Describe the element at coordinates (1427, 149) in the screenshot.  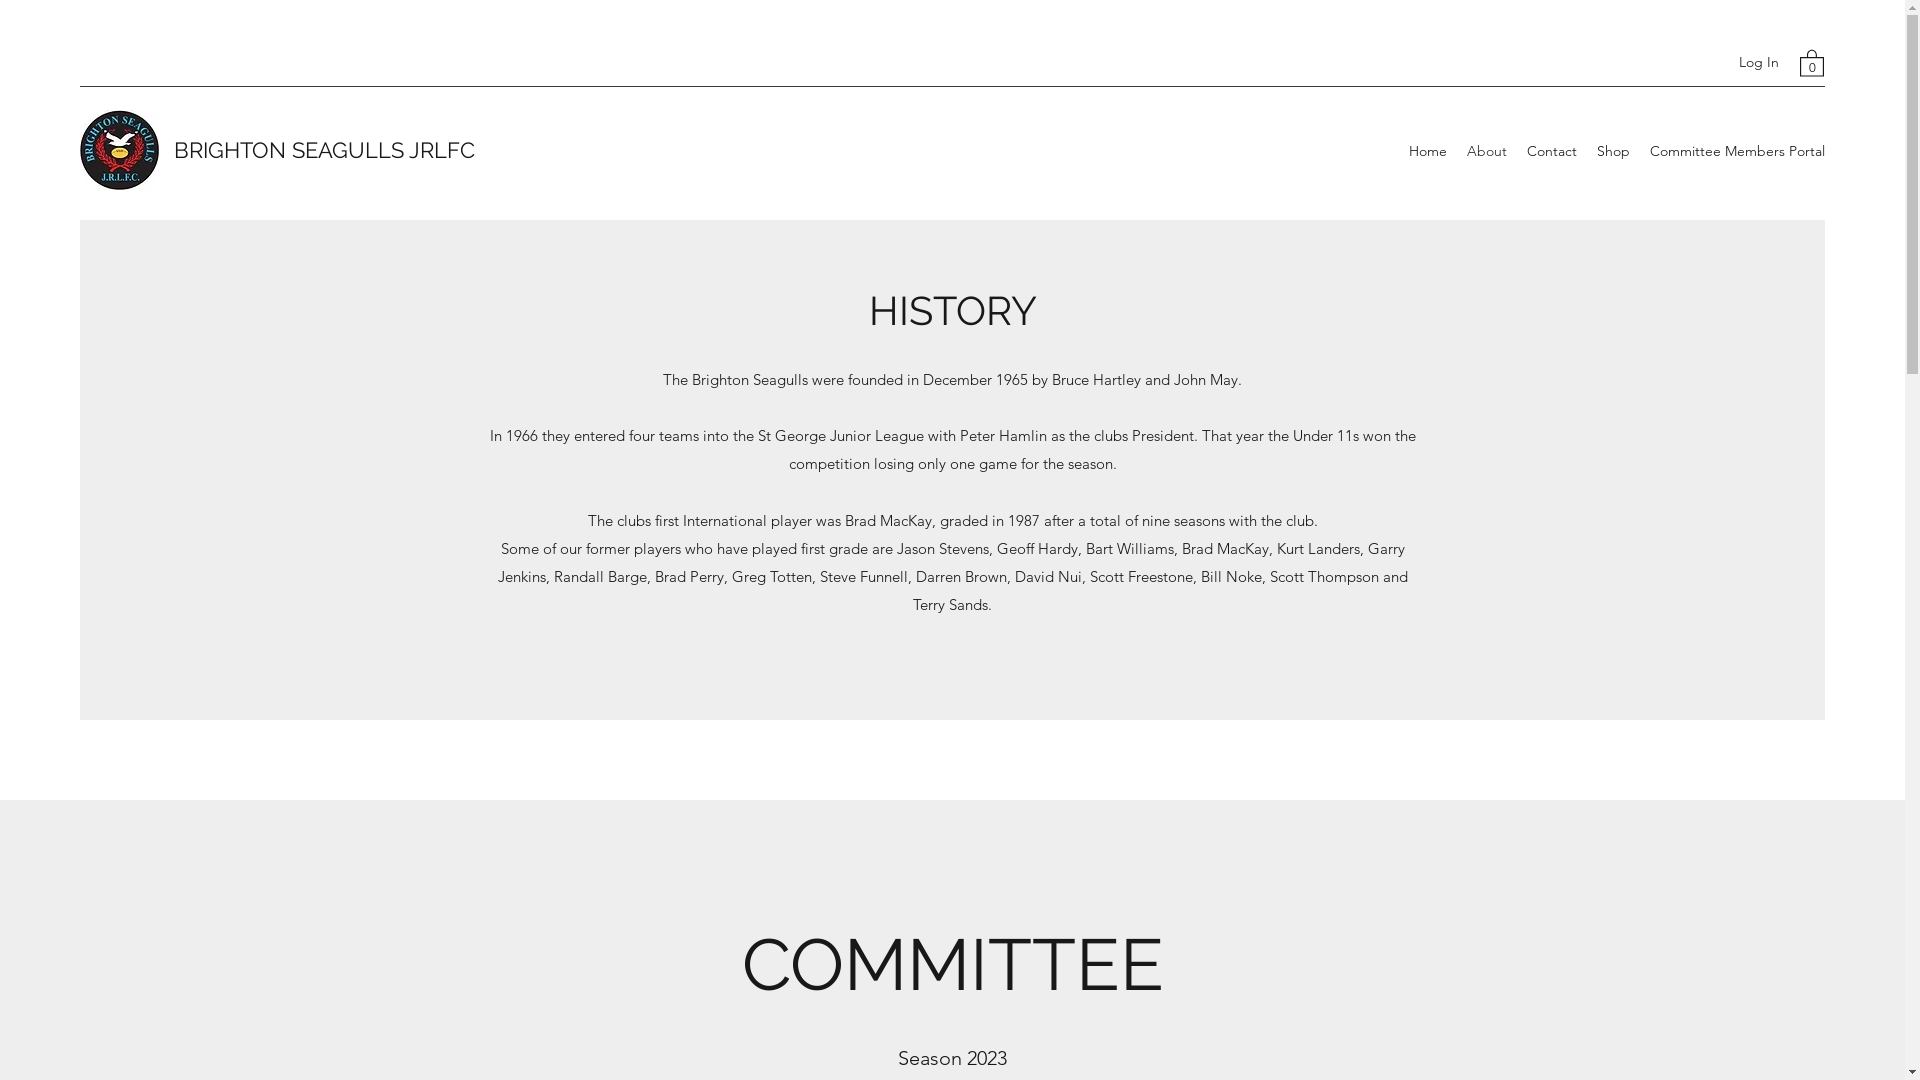
I see `'Home'` at that location.